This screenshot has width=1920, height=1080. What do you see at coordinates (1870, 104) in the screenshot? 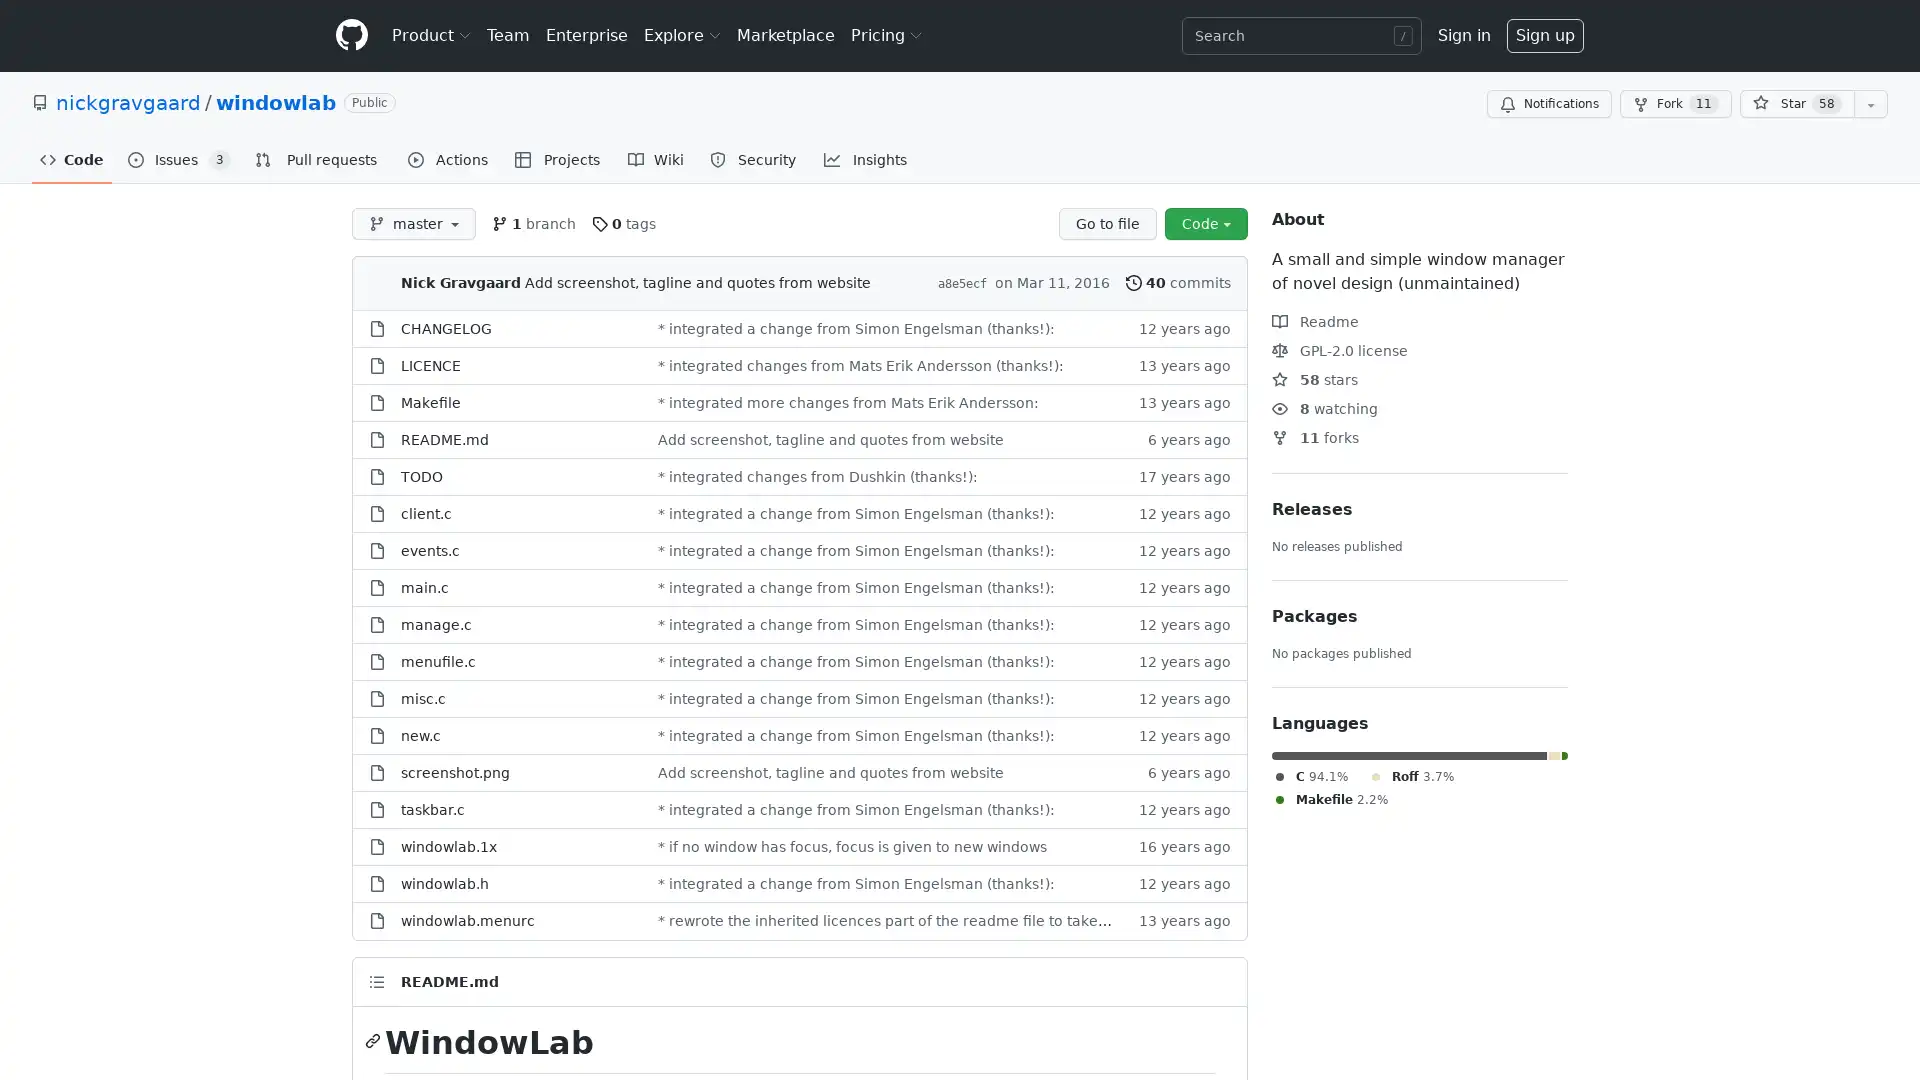
I see `You must be signed in to add this repository to a list` at bounding box center [1870, 104].